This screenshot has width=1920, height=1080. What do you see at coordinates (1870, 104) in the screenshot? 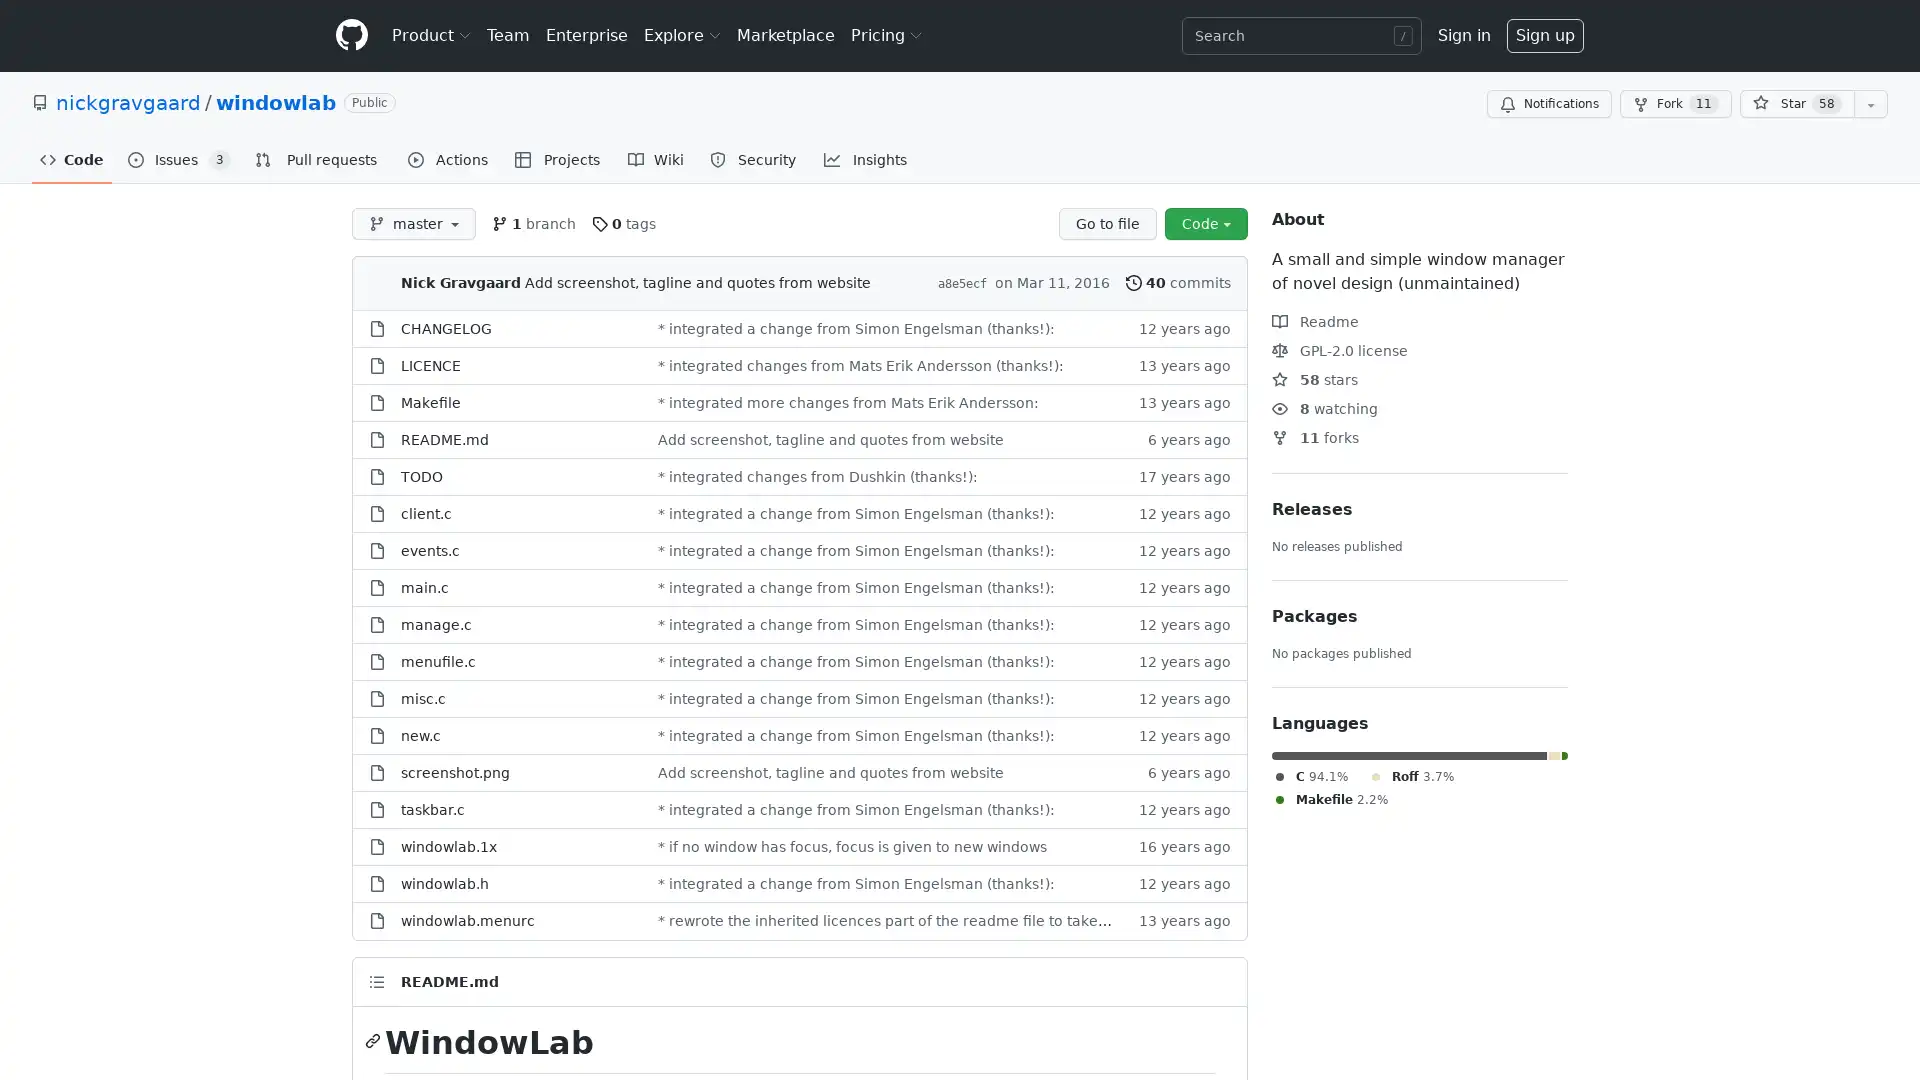
I see `You must be signed in to add this repository to a list` at bounding box center [1870, 104].